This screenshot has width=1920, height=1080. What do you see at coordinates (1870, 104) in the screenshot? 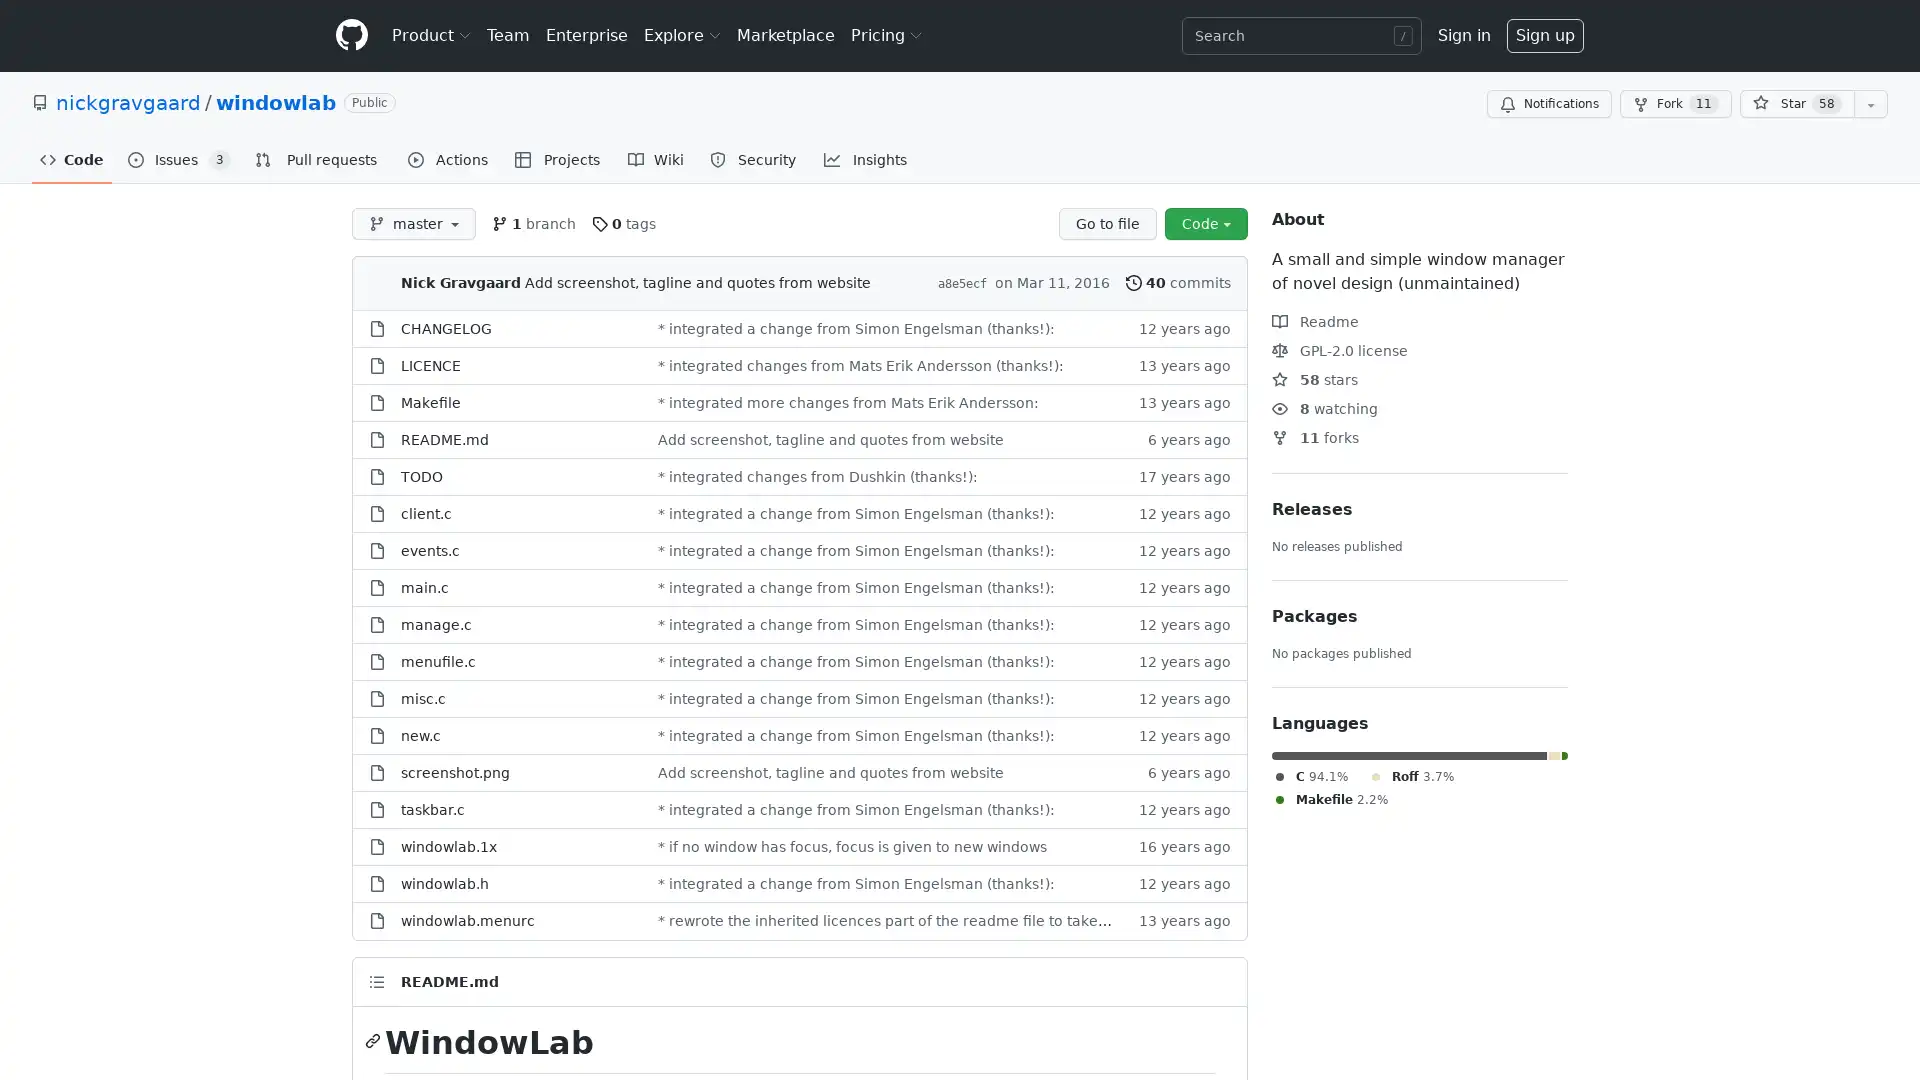
I see `You must be signed in to add this repository to a list` at bounding box center [1870, 104].